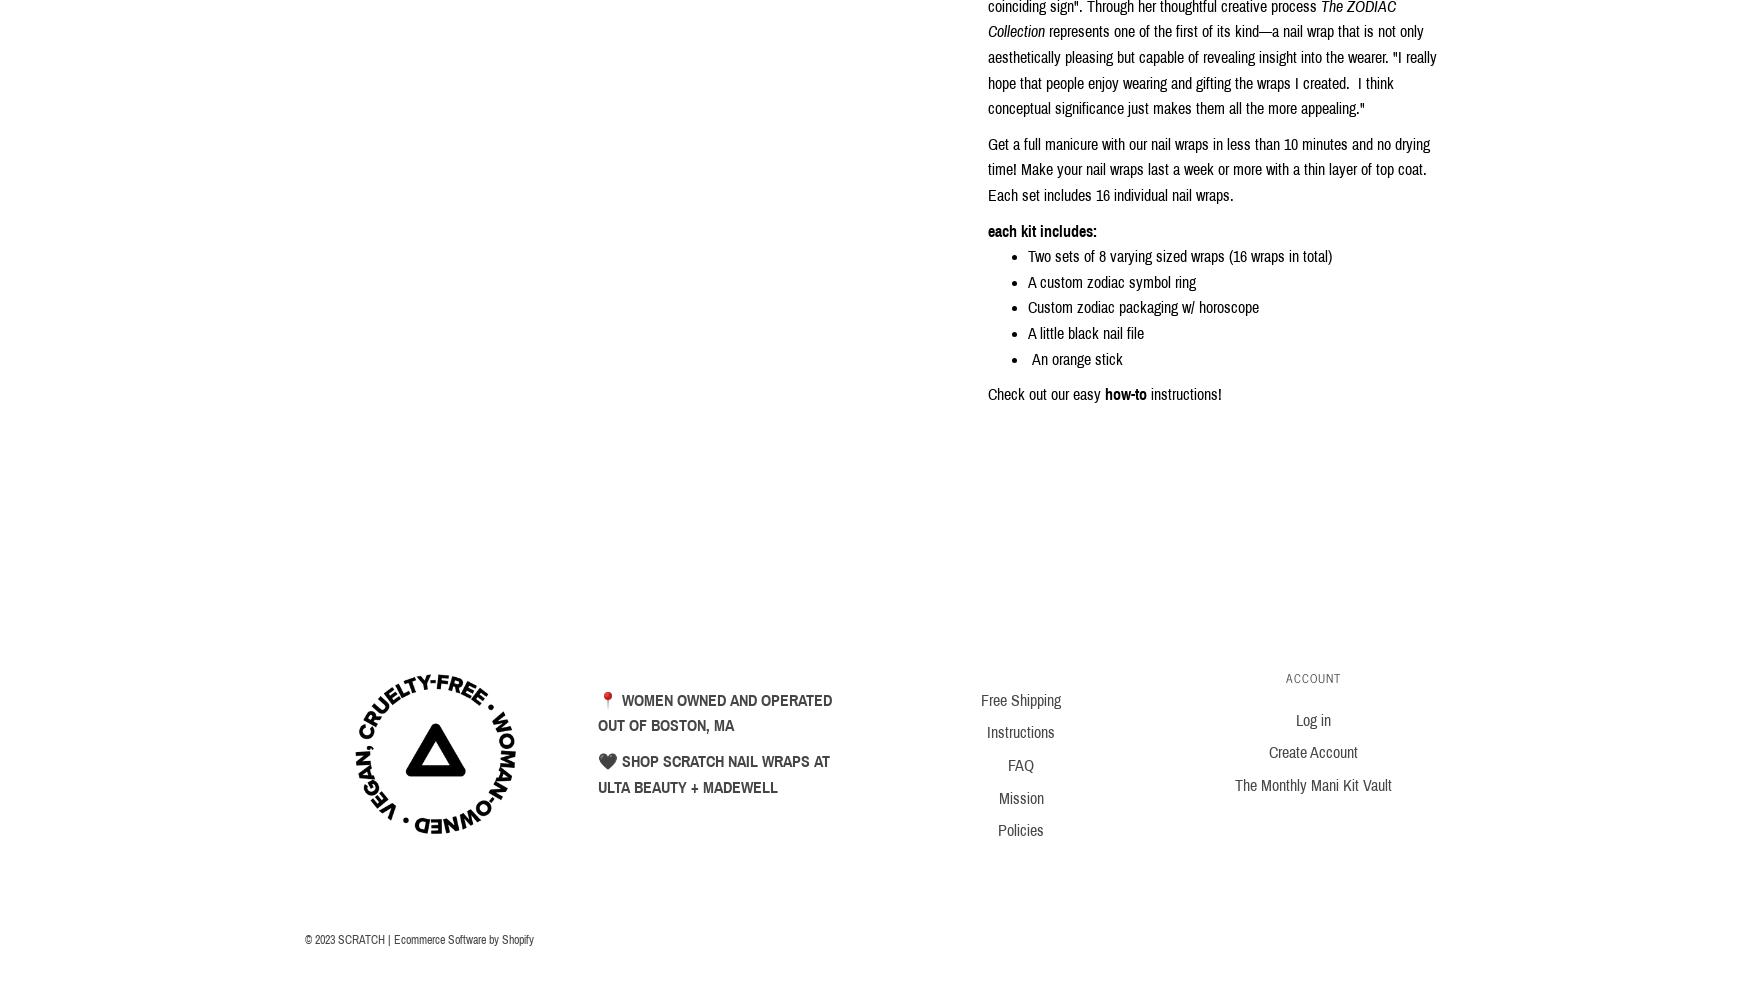  Describe the element at coordinates (1211, 69) in the screenshot. I see `'represents one of the first of its kind—a nail wrap that is not only aesthetically pleasing but capable of revealing insight into the wearer. "I really hope that people enjoy wearing and gifting the wraps I created.  I think conceptual significance just makes them all the more appealing."'` at that location.